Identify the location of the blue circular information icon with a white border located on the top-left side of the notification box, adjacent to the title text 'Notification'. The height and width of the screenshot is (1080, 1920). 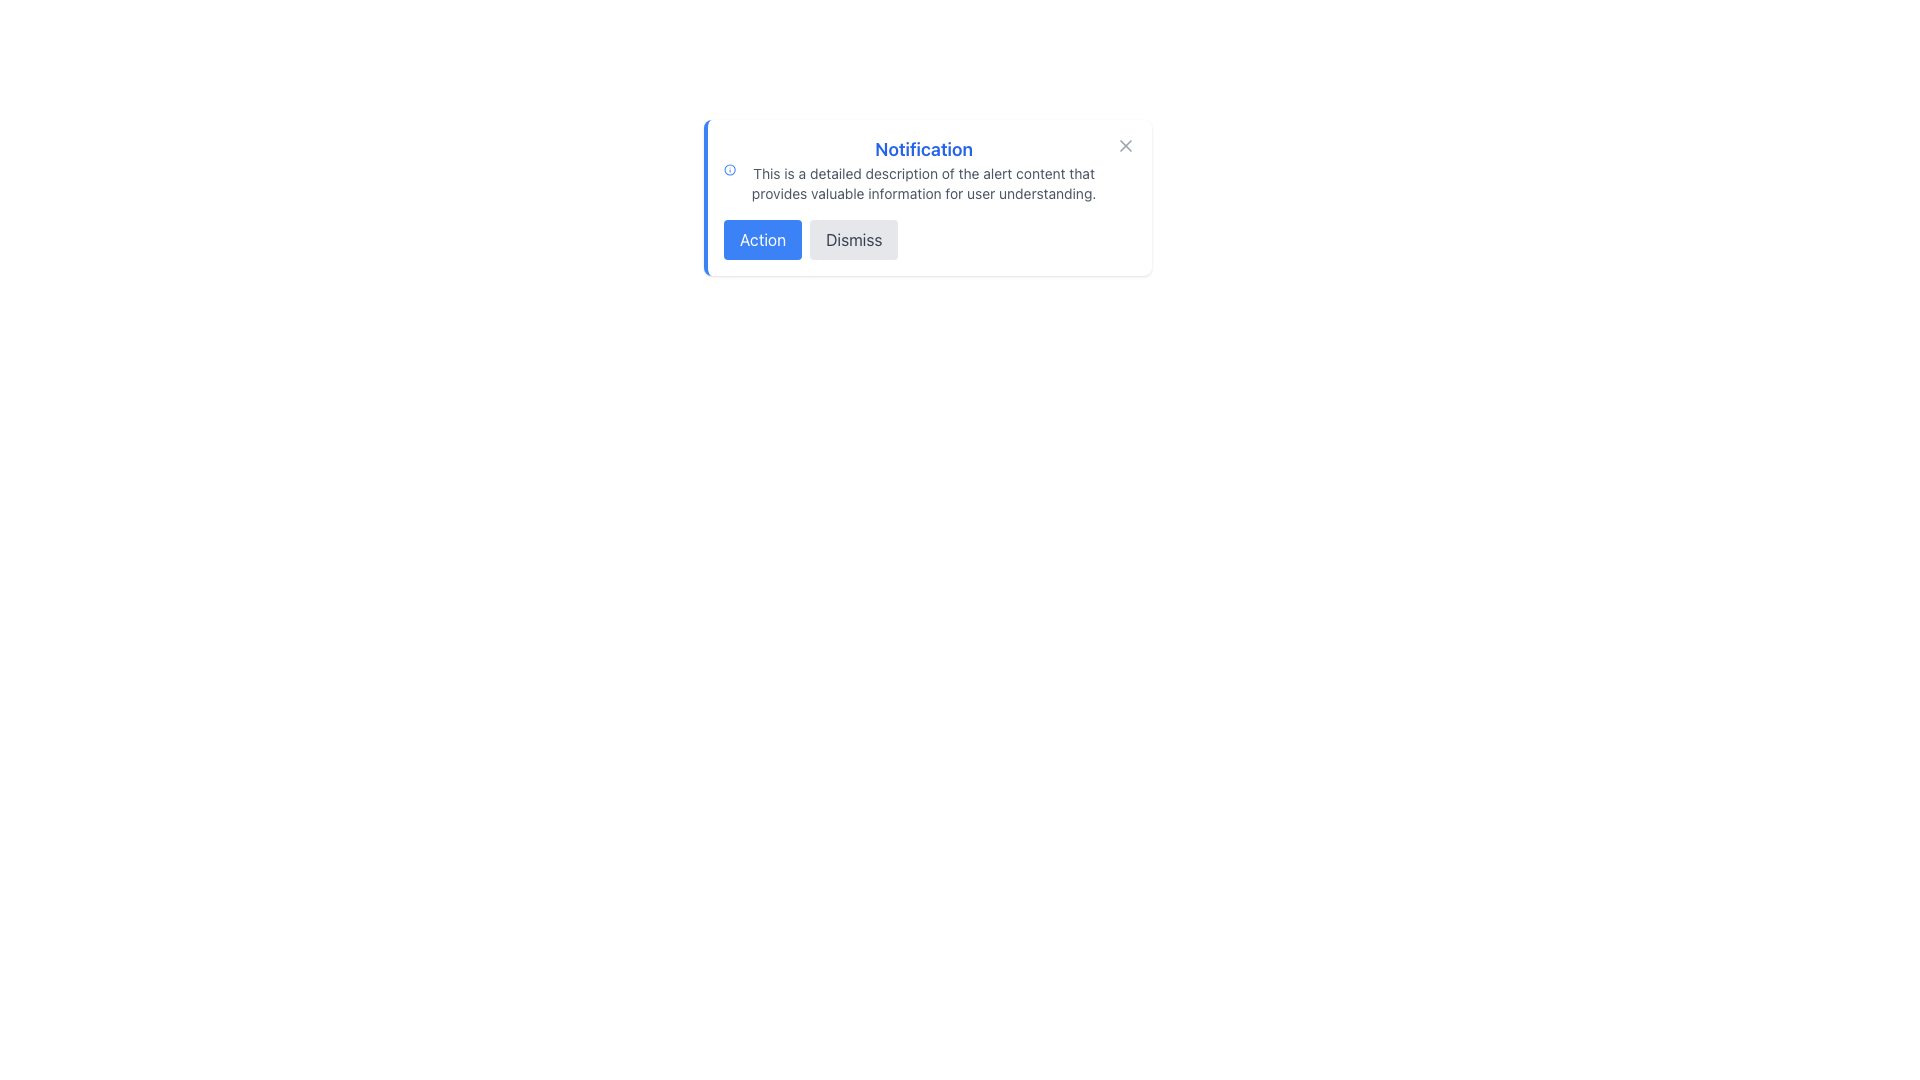
(729, 168).